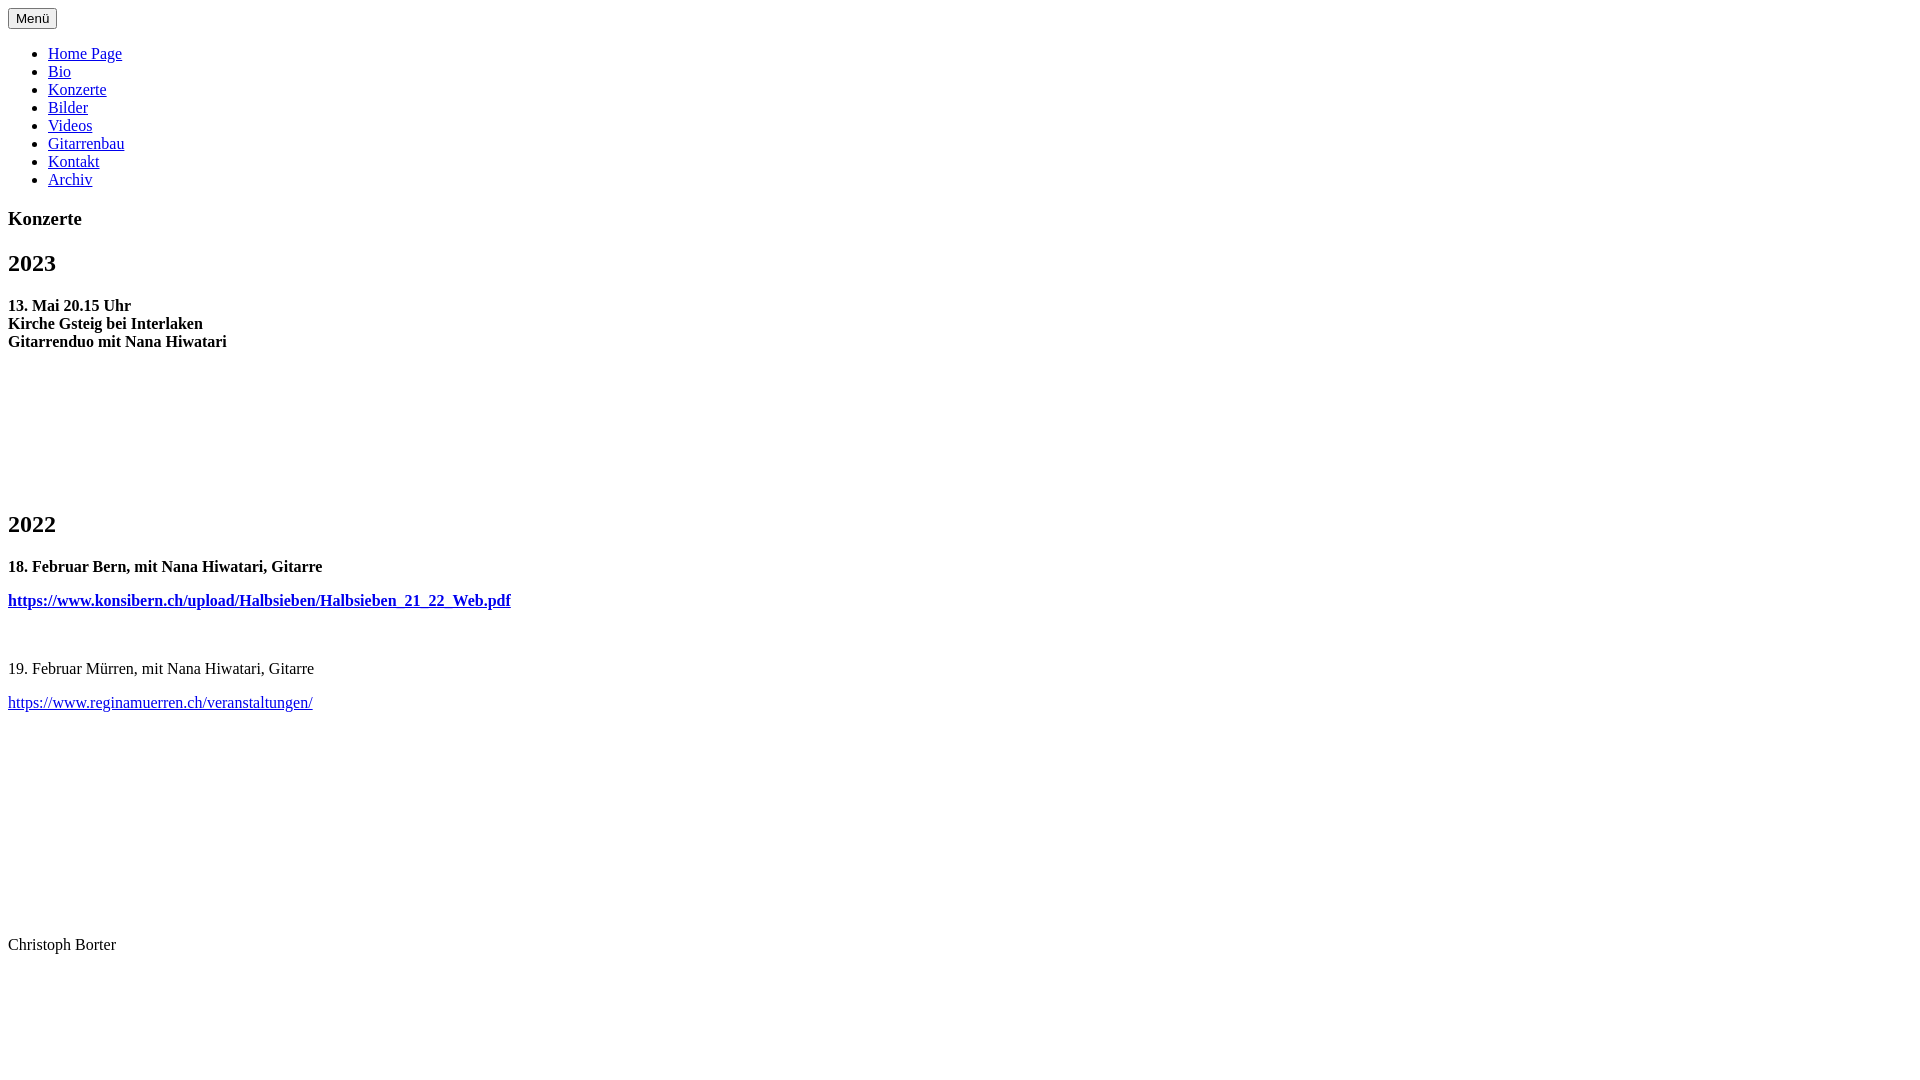 The image size is (1920, 1080). What do you see at coordinates (70, 125) in the screenshot?
I see `'Videos'` at bounding box center [70, 125].